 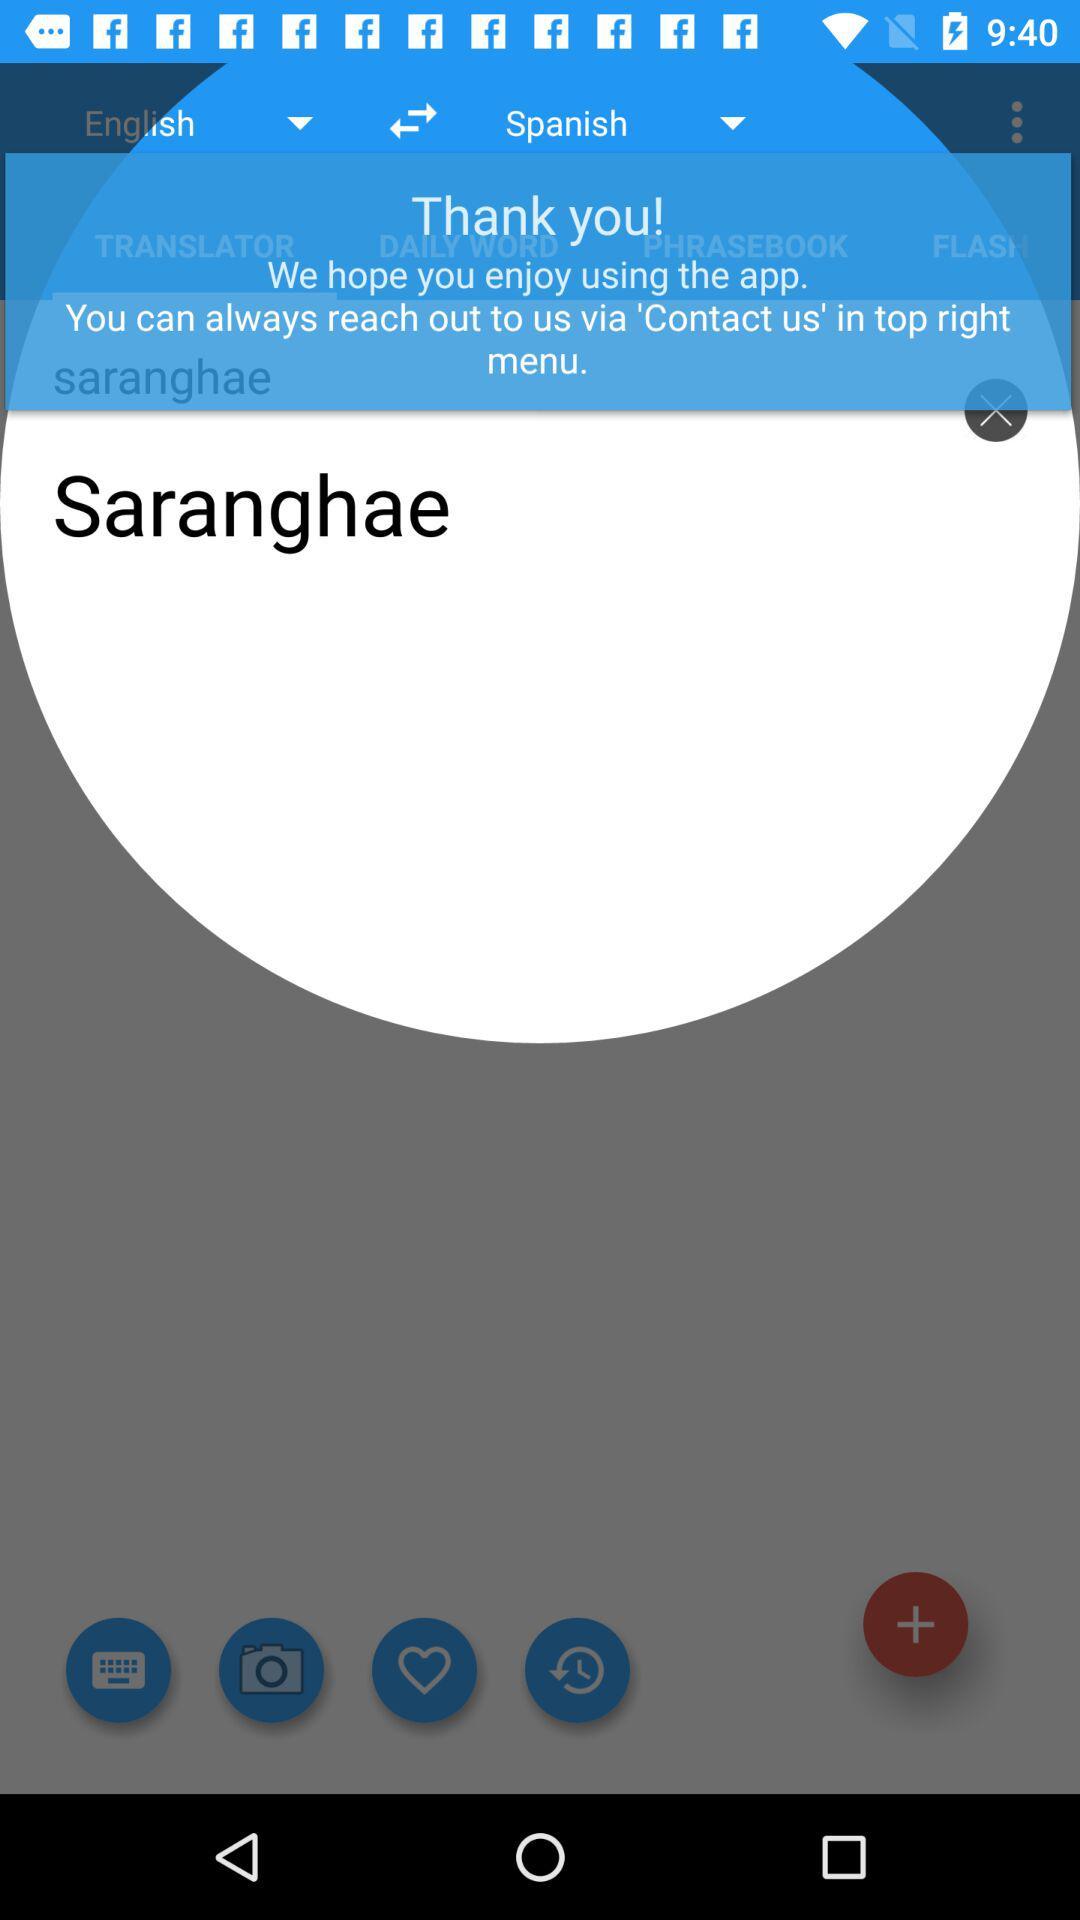 I want to click on the add icon, so click(x=915, y=1624).